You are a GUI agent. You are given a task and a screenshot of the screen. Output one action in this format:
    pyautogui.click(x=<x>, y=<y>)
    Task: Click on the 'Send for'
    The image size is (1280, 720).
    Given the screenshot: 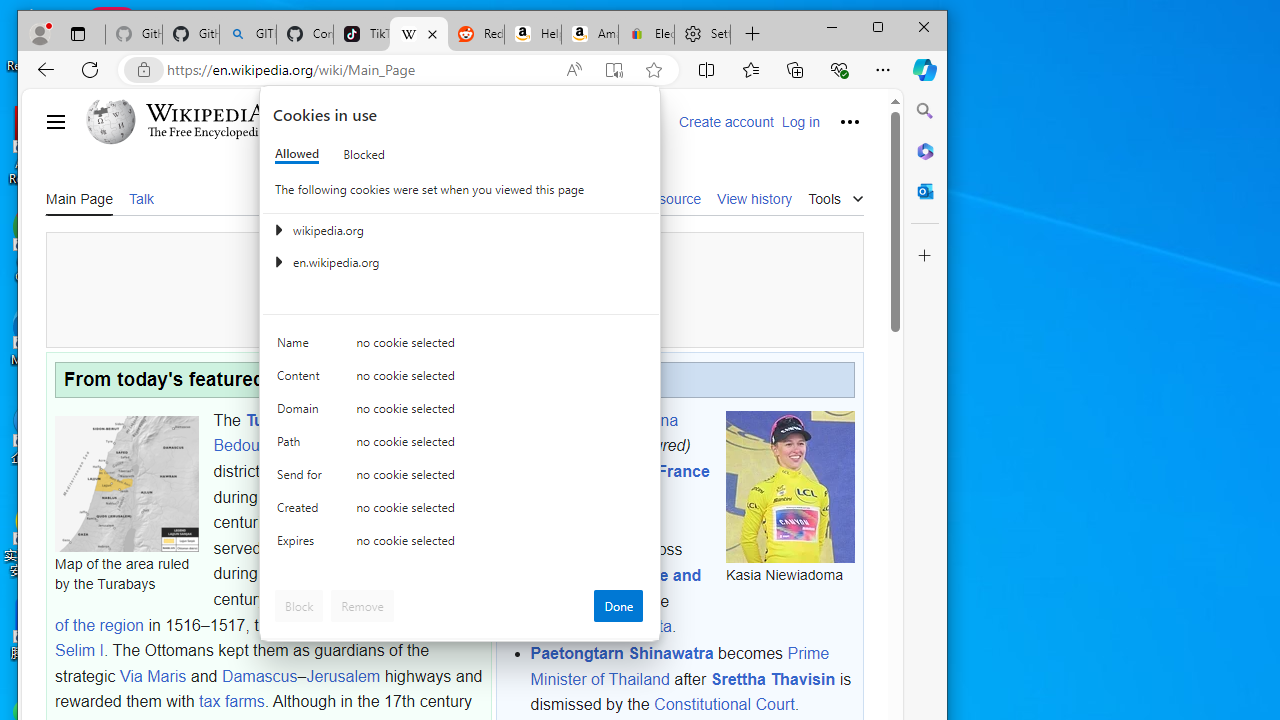 What is the action you would take?
    pyautogui.click(x=301, y=479)
    